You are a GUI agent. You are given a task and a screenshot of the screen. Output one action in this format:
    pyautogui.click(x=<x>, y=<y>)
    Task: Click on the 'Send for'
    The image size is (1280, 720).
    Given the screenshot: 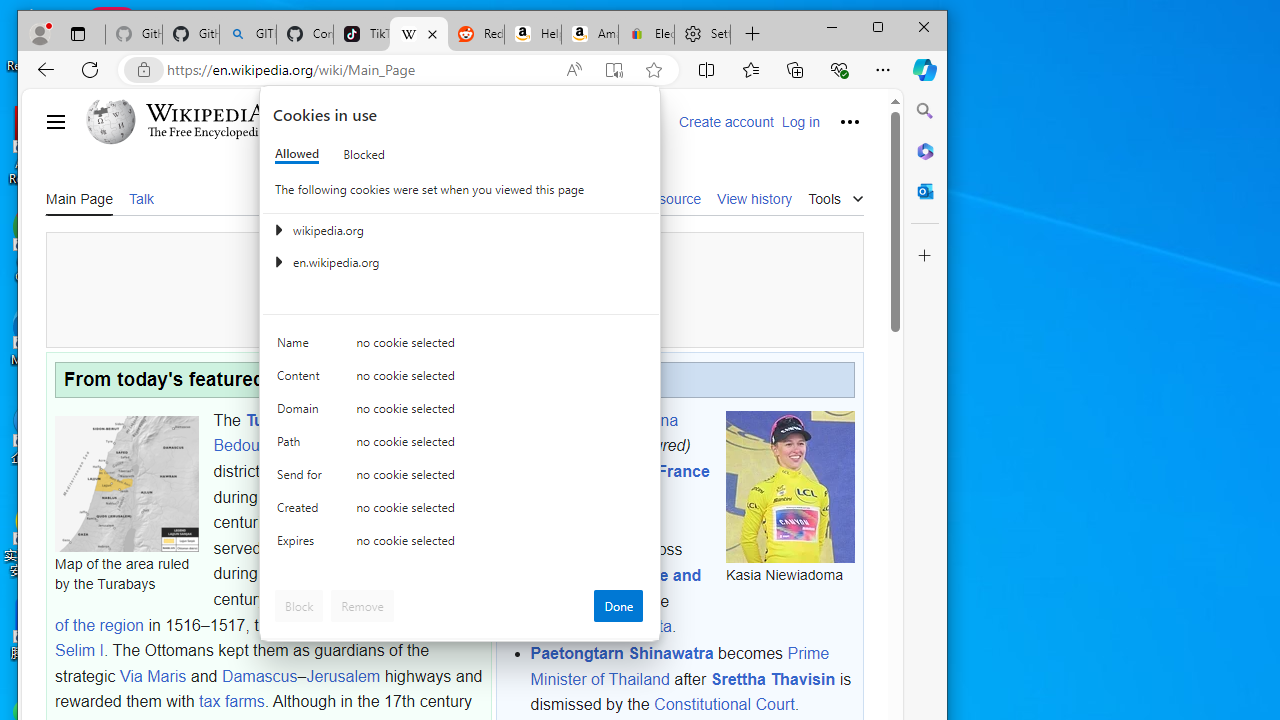 What is the action you would take?
    pyautogui.click(x=301, y=479)
    